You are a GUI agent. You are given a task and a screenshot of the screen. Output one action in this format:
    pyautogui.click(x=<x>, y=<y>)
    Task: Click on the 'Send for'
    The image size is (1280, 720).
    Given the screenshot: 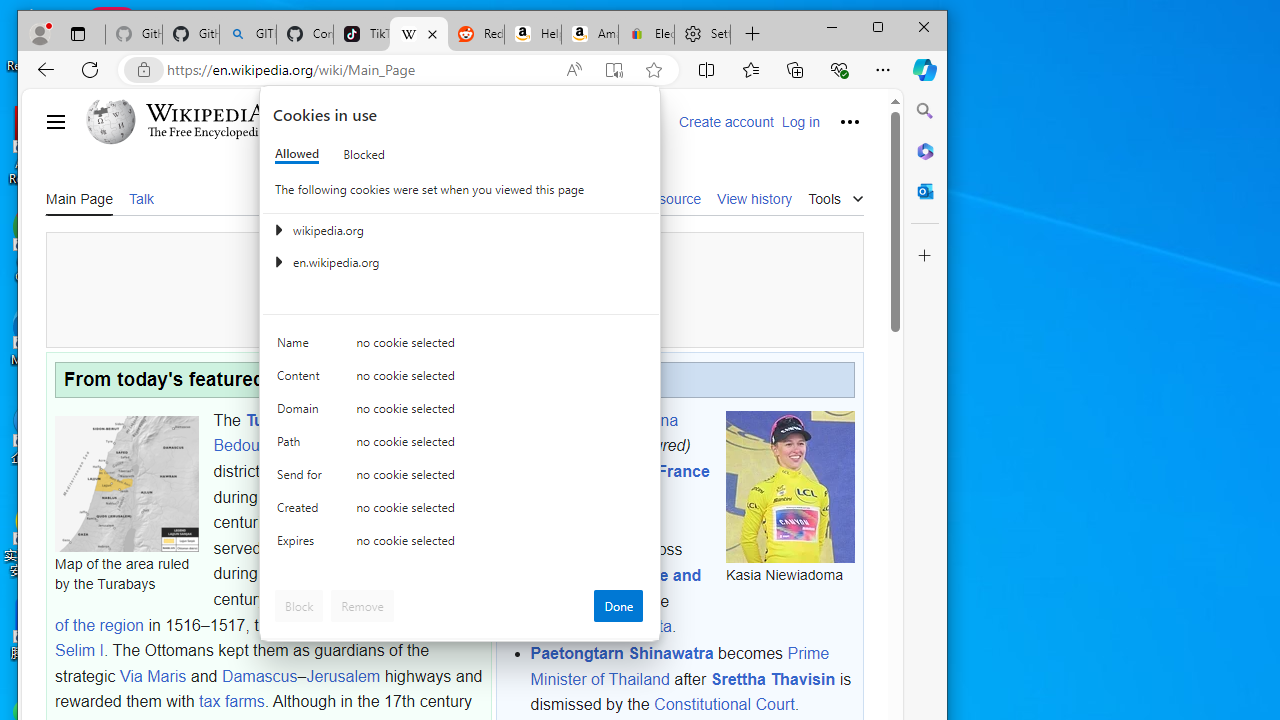 What is the action you would take?
    pyautogui.click(x=301, y=479)
    